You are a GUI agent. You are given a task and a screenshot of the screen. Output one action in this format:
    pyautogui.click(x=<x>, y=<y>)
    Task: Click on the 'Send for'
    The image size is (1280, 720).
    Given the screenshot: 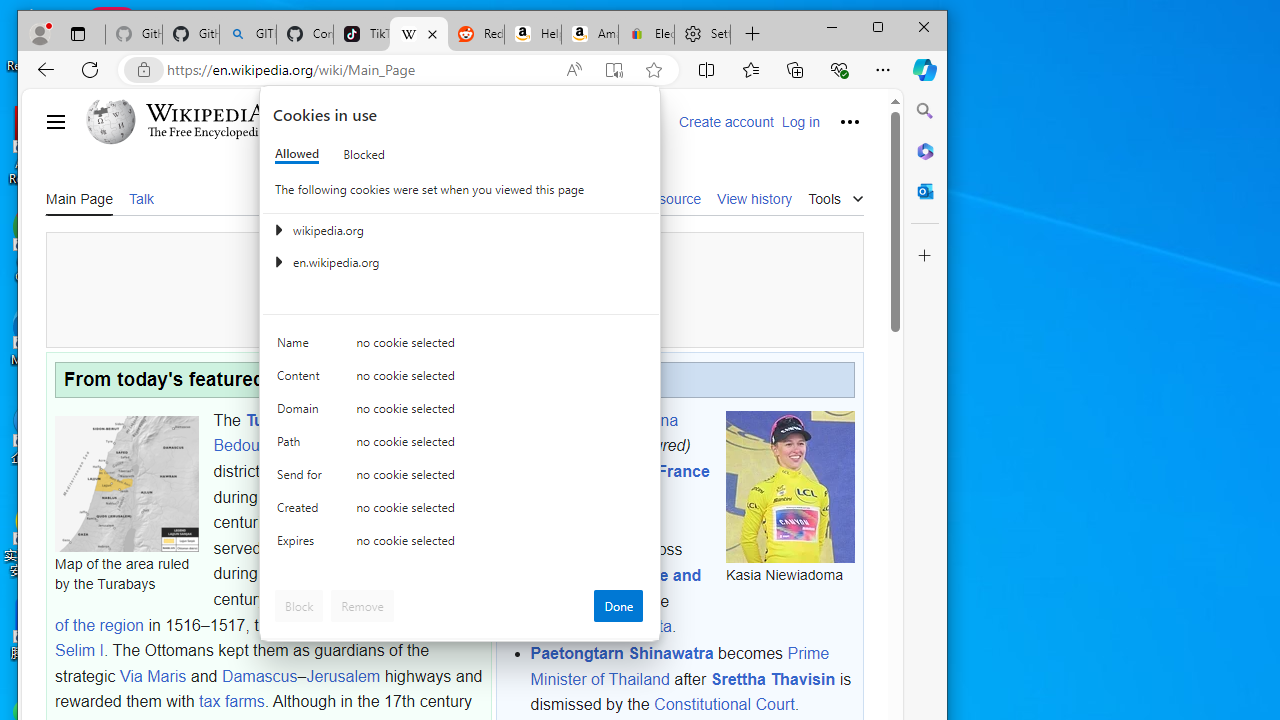 What is the action you would take?
    pyautogui.click(x=301, y=479)
    